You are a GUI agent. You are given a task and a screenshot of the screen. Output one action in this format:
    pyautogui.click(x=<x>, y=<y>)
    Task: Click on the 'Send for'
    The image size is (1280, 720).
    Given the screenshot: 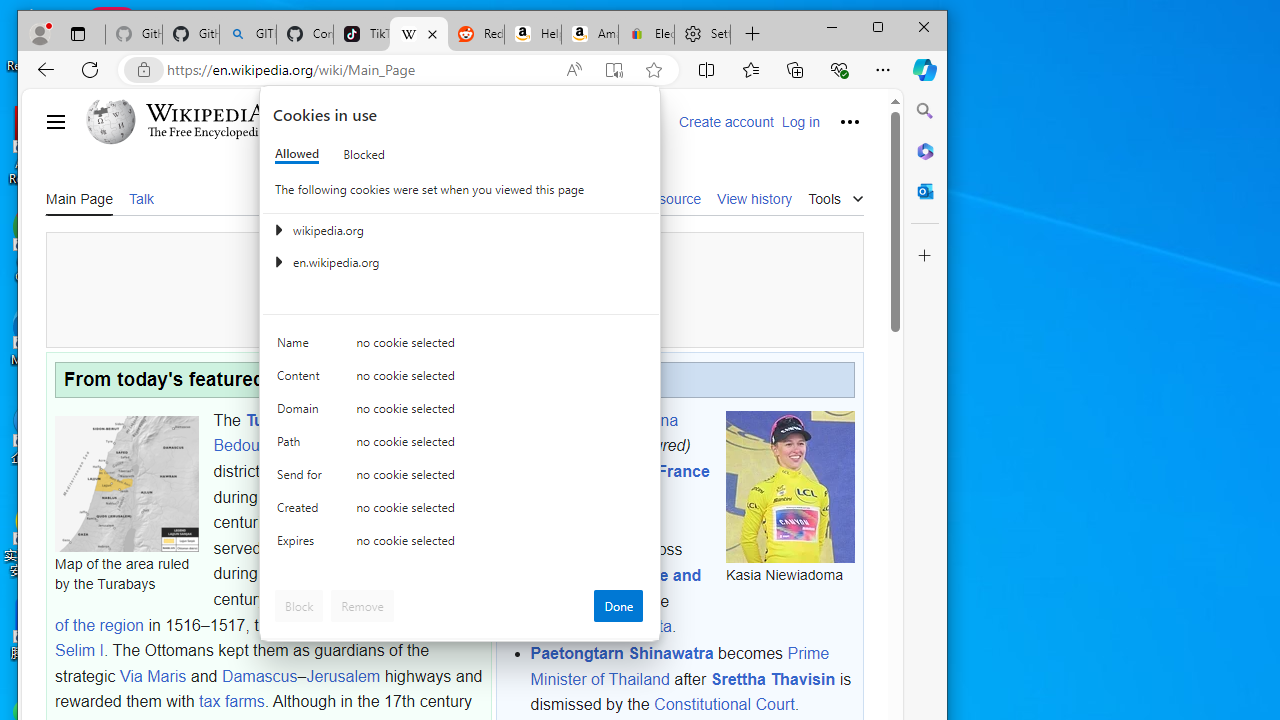 What is the action you would take?
    pyautogui.click(x=301, y=479)
    